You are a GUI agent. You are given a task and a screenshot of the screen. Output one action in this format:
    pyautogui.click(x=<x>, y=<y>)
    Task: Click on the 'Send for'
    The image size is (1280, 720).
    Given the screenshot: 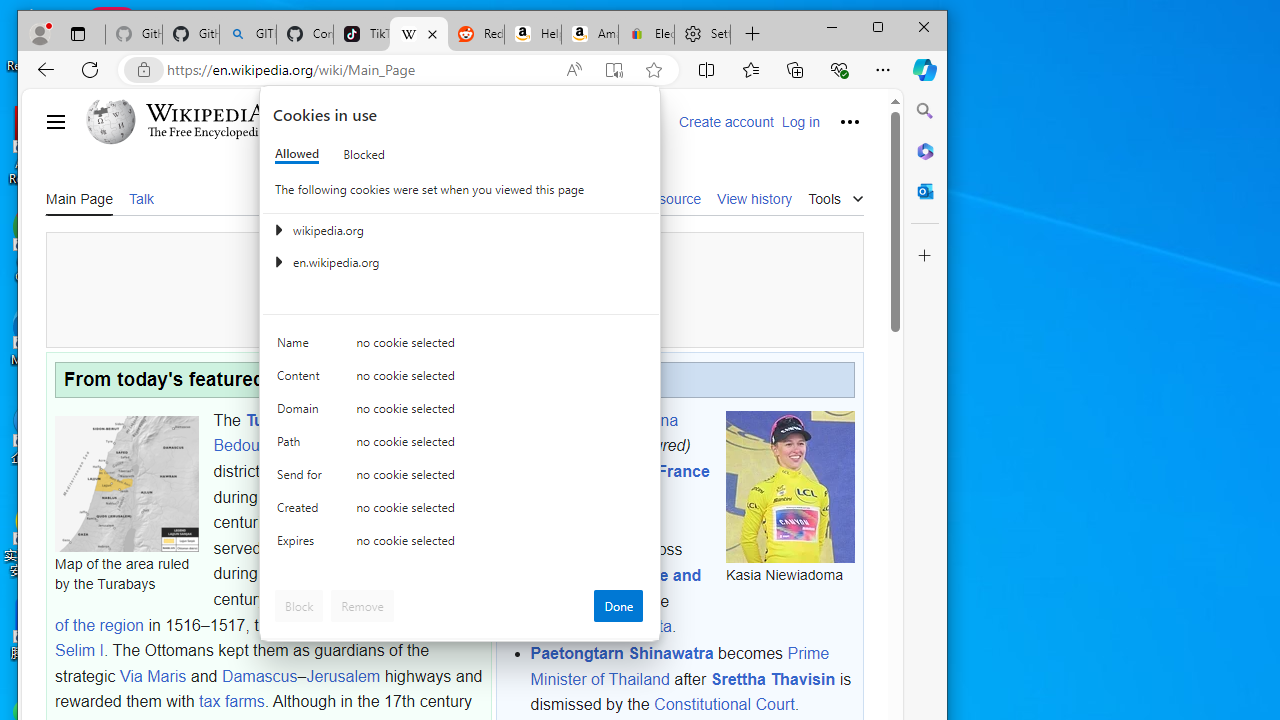 What is the action you would take?
    pyautogui.click(x=301, y=479)
    